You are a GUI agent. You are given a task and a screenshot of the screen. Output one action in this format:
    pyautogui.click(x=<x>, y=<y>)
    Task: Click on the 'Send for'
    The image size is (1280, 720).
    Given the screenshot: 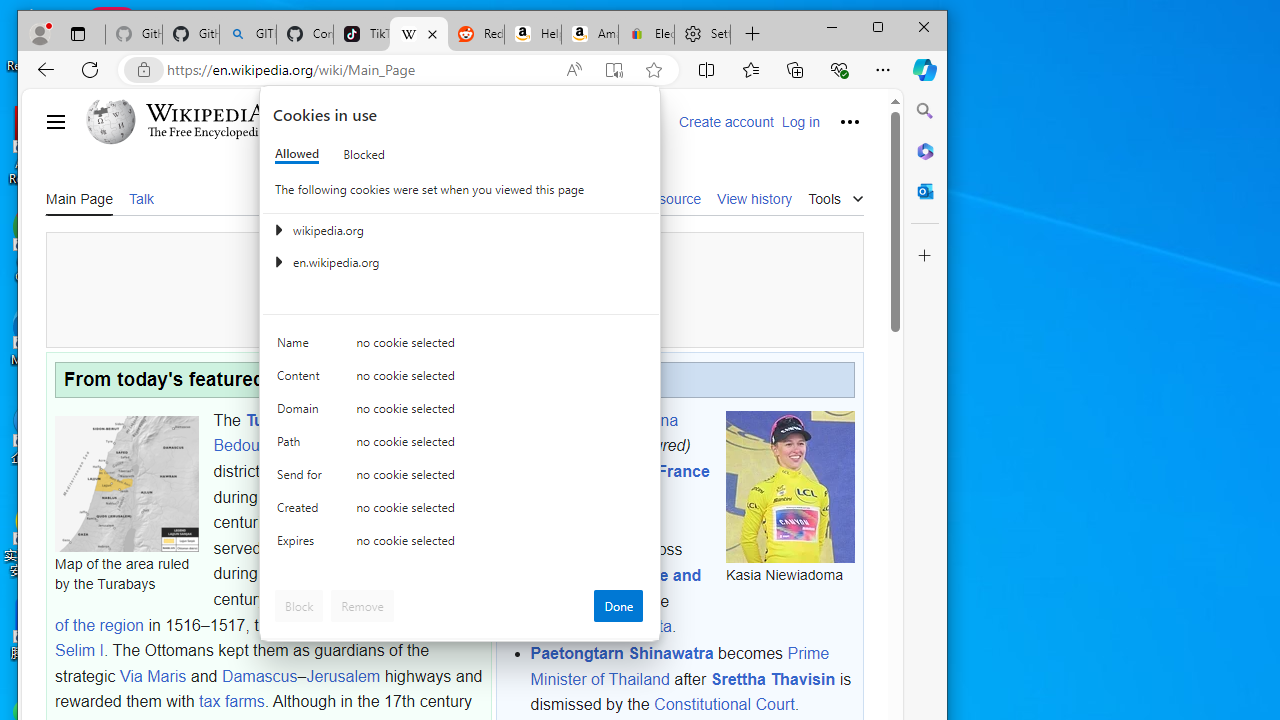 What is the action you would take?
    pyautogui.click(x=301, y=479)
    